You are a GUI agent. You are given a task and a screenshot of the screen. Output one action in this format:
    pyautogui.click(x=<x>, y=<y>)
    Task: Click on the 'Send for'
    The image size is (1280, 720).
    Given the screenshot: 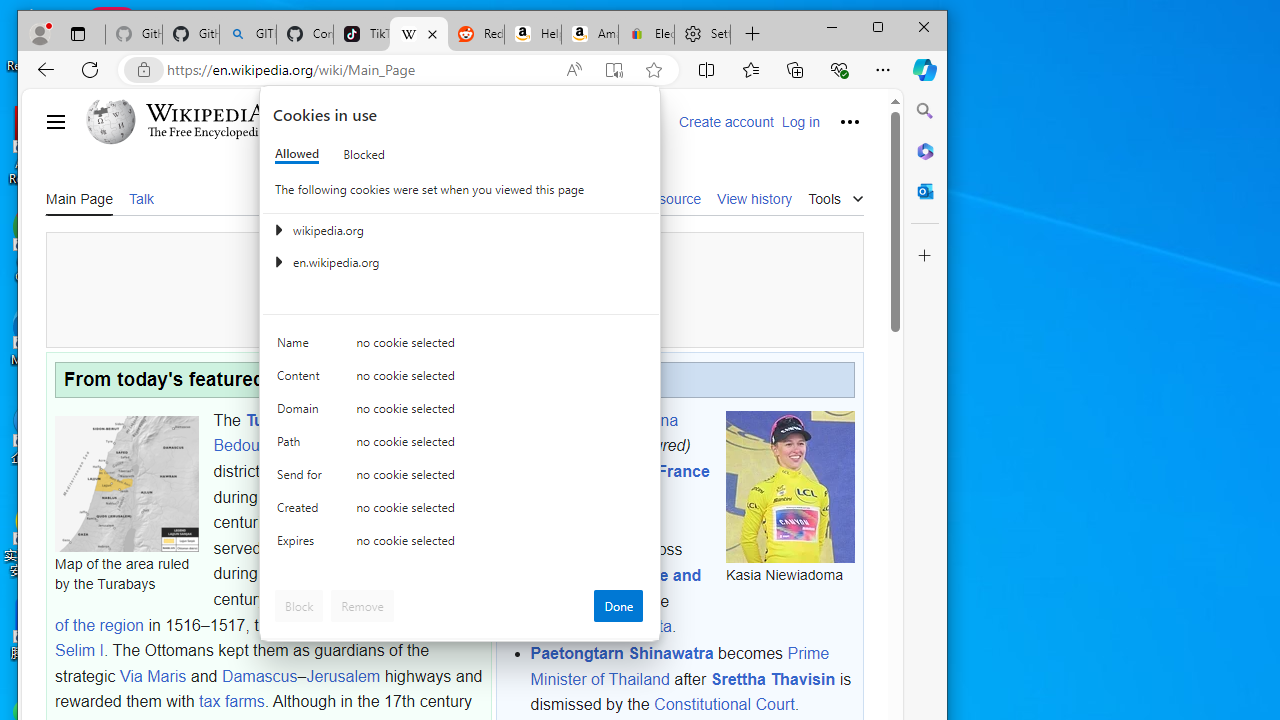 What is the action you would take?
    pyautogui.click(x=301, y=479)
    